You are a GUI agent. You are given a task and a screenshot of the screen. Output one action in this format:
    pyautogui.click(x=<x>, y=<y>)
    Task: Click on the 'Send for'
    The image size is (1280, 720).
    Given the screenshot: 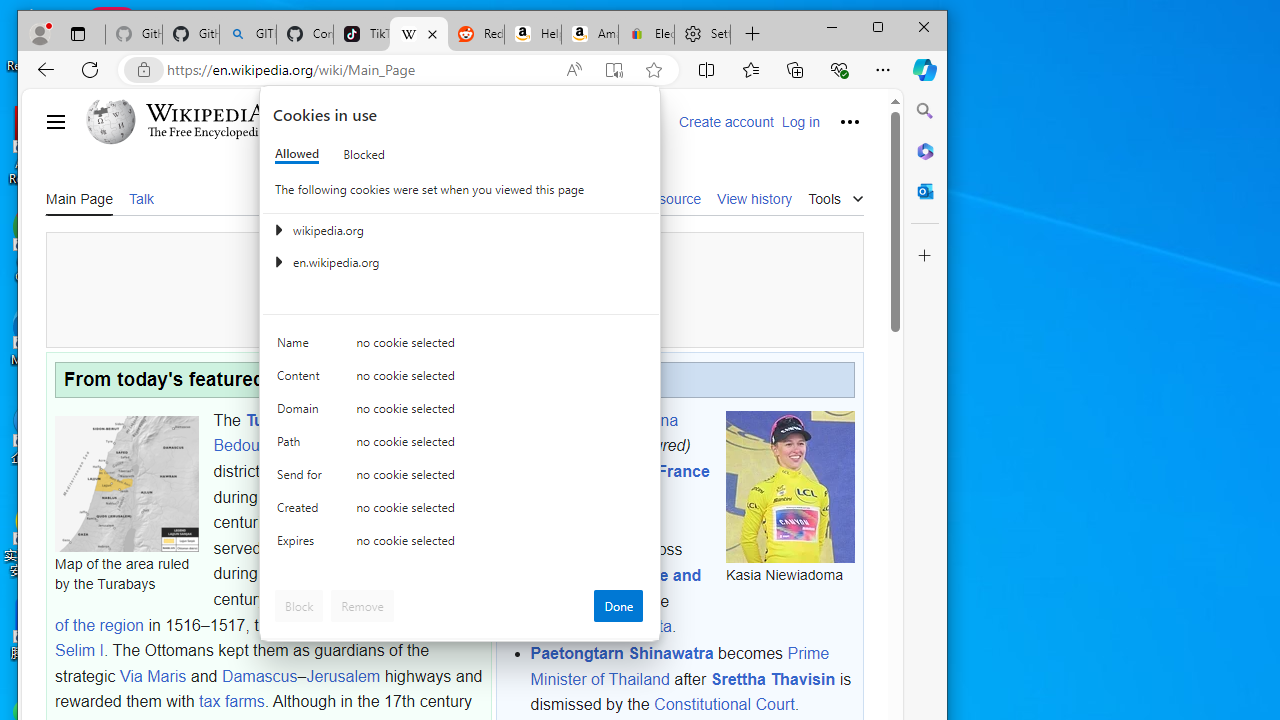 What is the action you would take?
    pyautogui.click(x=301, y=479)
    